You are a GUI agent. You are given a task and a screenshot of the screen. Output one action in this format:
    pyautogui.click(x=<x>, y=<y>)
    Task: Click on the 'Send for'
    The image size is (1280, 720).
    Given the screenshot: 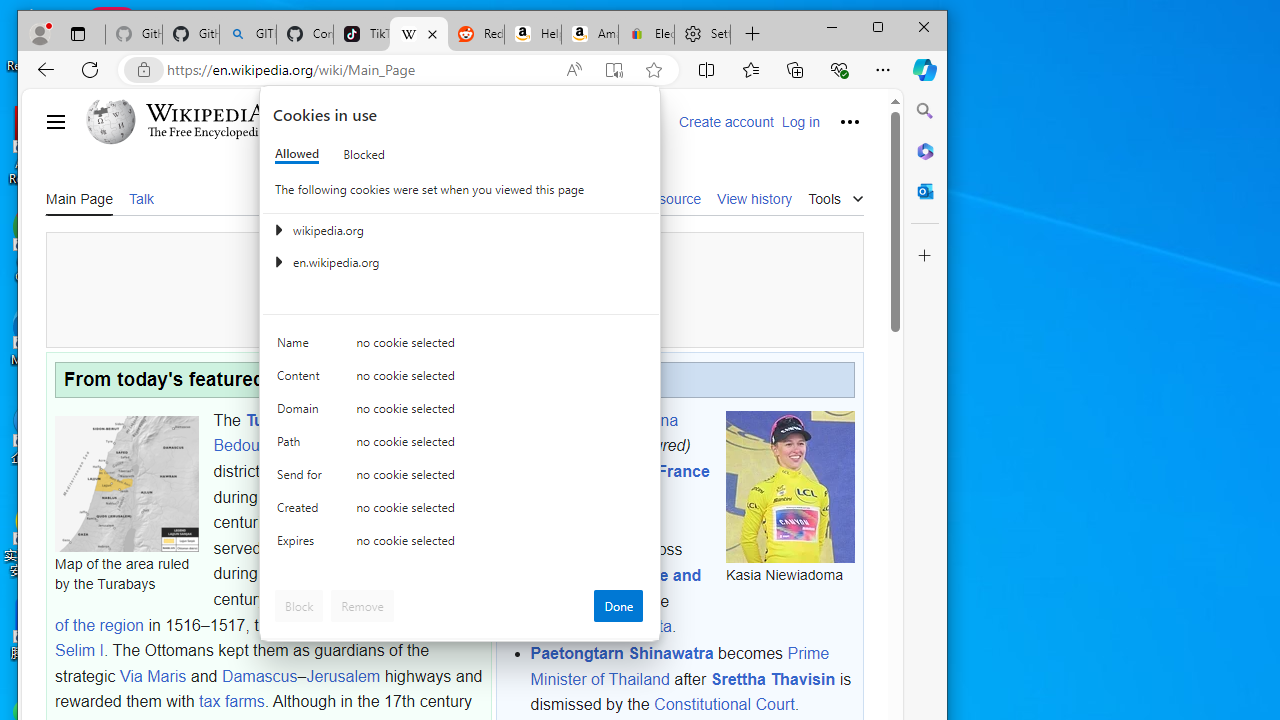 What is the action you would take?
    pyautogui.click(x=301, y=479)
    